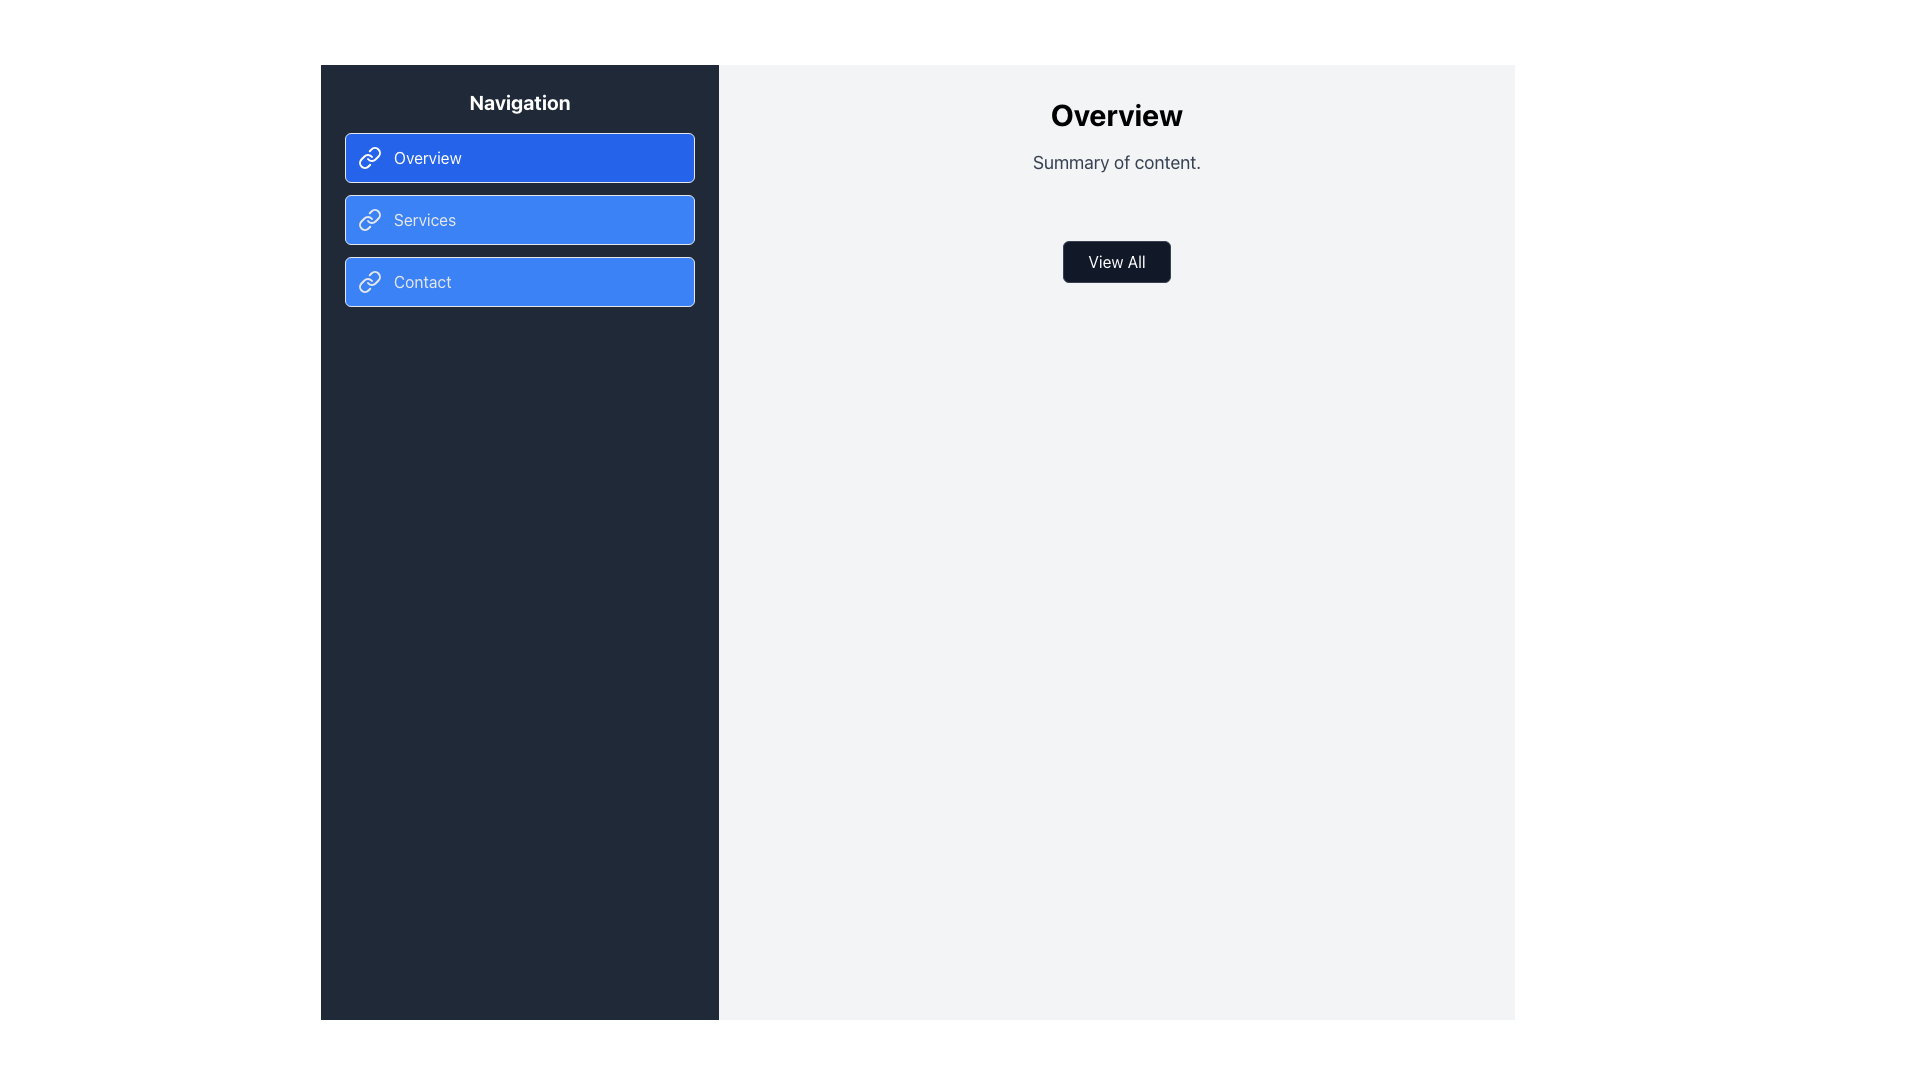  Describe the element at coordinates (1116, 261) in the screenshot. I see `the rectangular button with a dark gray background and white text label 'View All' located centrally beneath the title 'Overview'` at that location.